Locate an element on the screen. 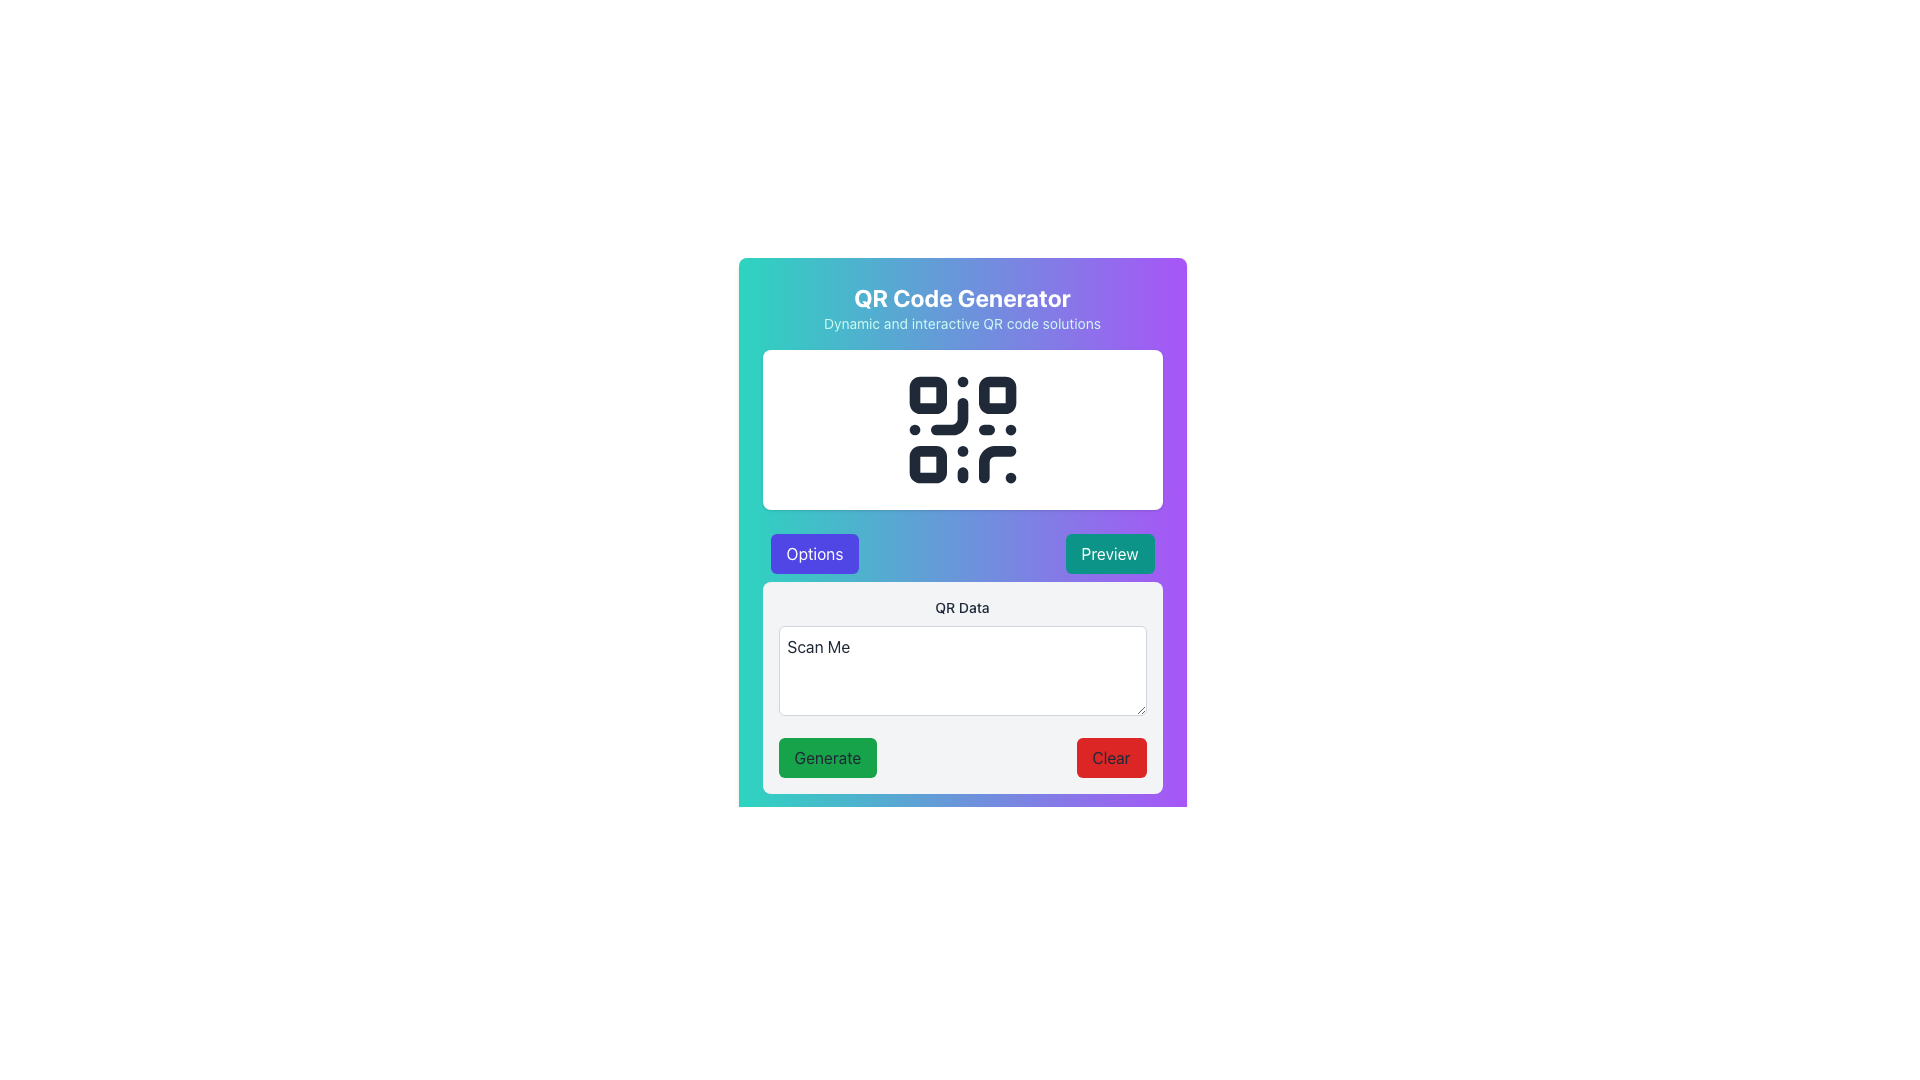 This screenshot has width=1920, height=1080. the bottom-left square of the QR code pattern, which is a small white square with a black border is located at coordinates (926, 464).